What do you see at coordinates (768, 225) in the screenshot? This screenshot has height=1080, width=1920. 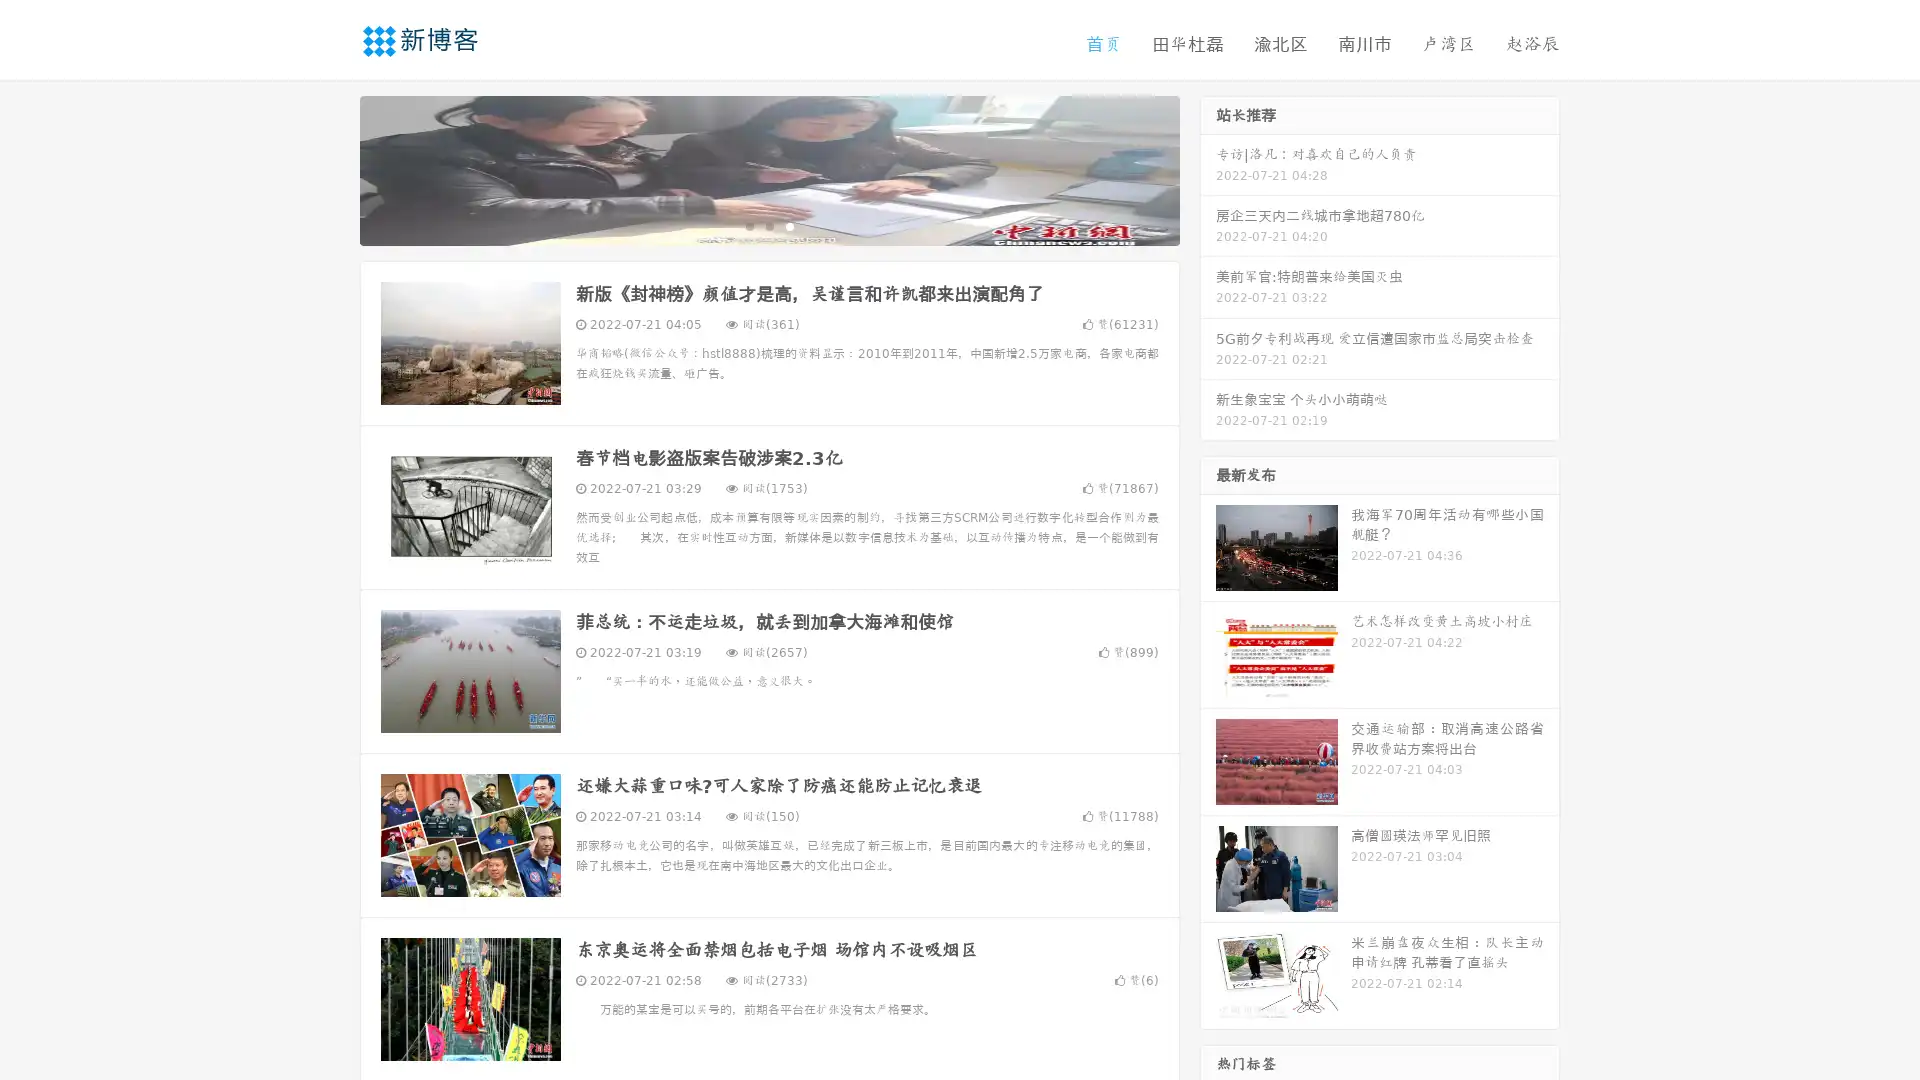 I see `Go to slide 2` at bounding box center [768, 225].